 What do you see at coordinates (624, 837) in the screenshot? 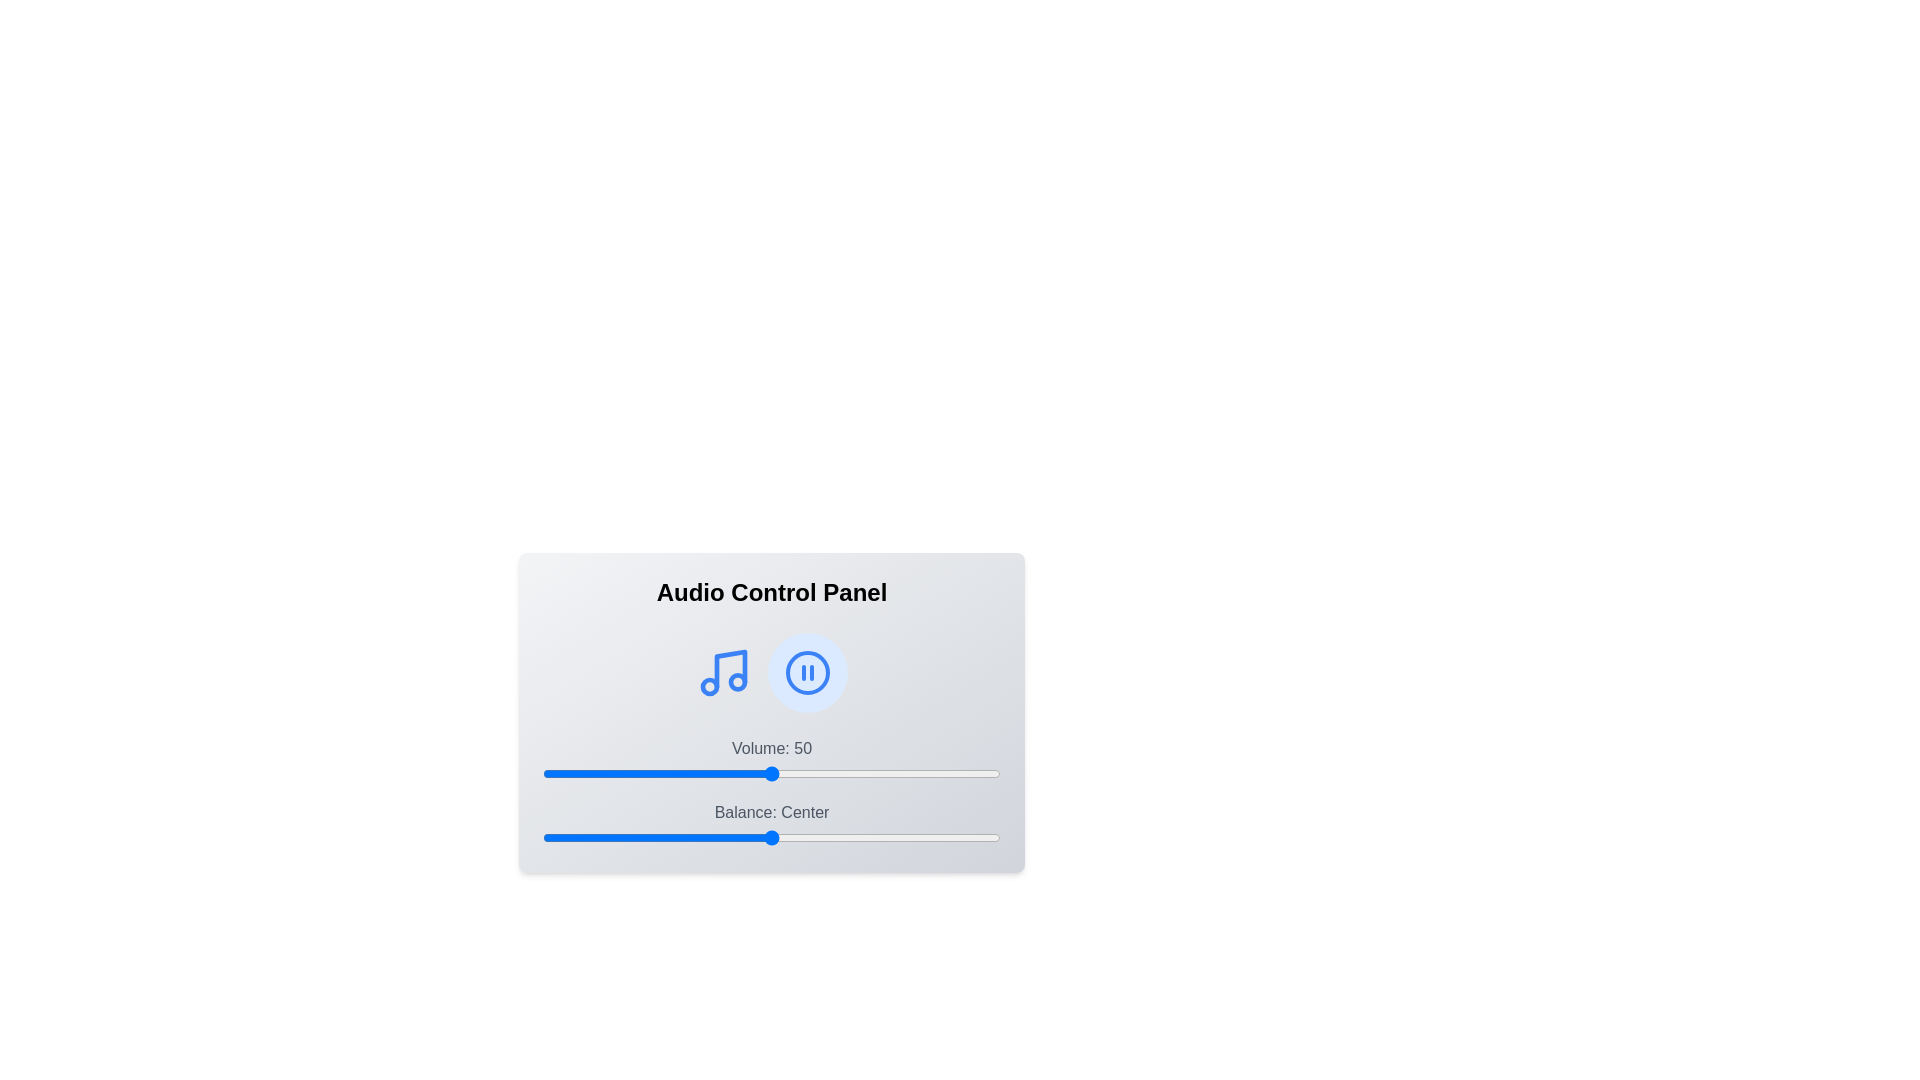
I see `the balance` at bounding box center [624, 837].